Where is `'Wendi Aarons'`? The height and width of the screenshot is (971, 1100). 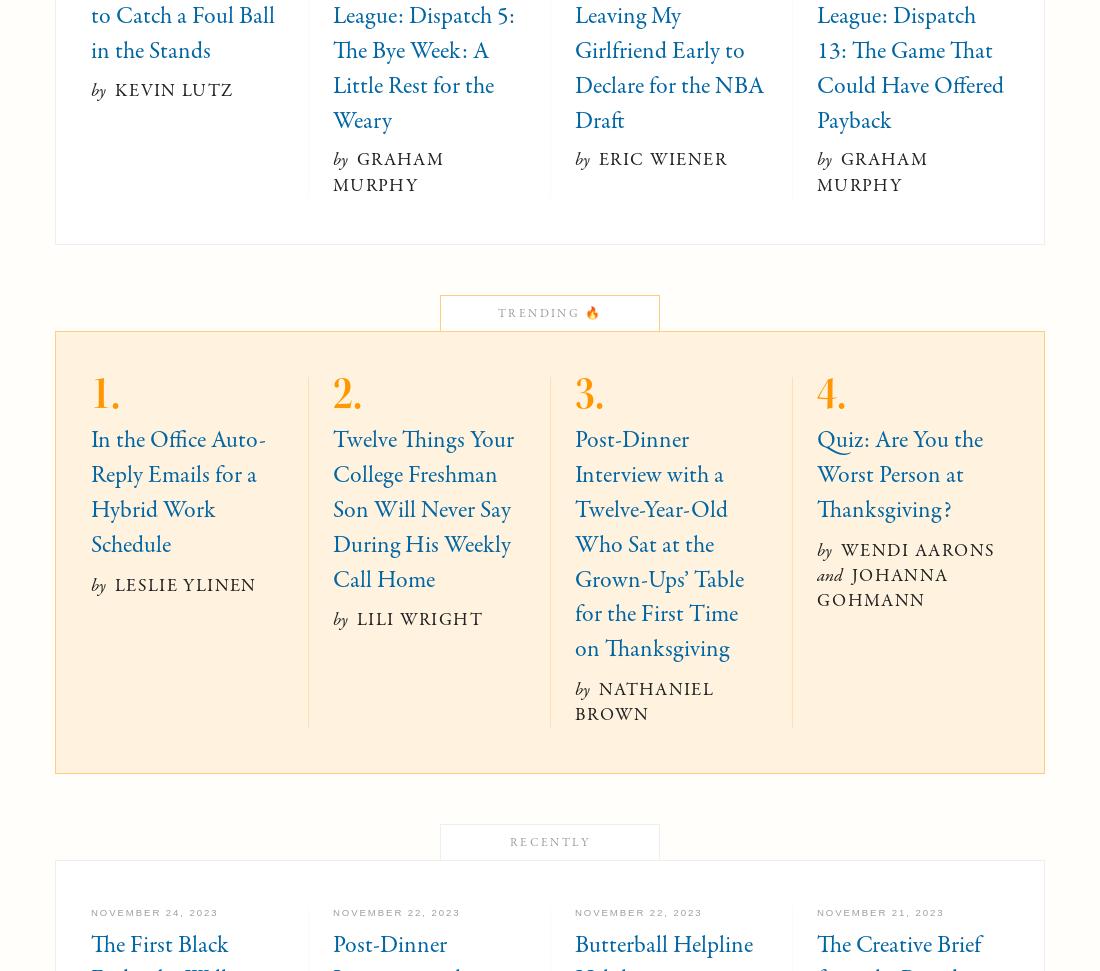
'Wendi Aarons' is located at coordinates (917, 550).